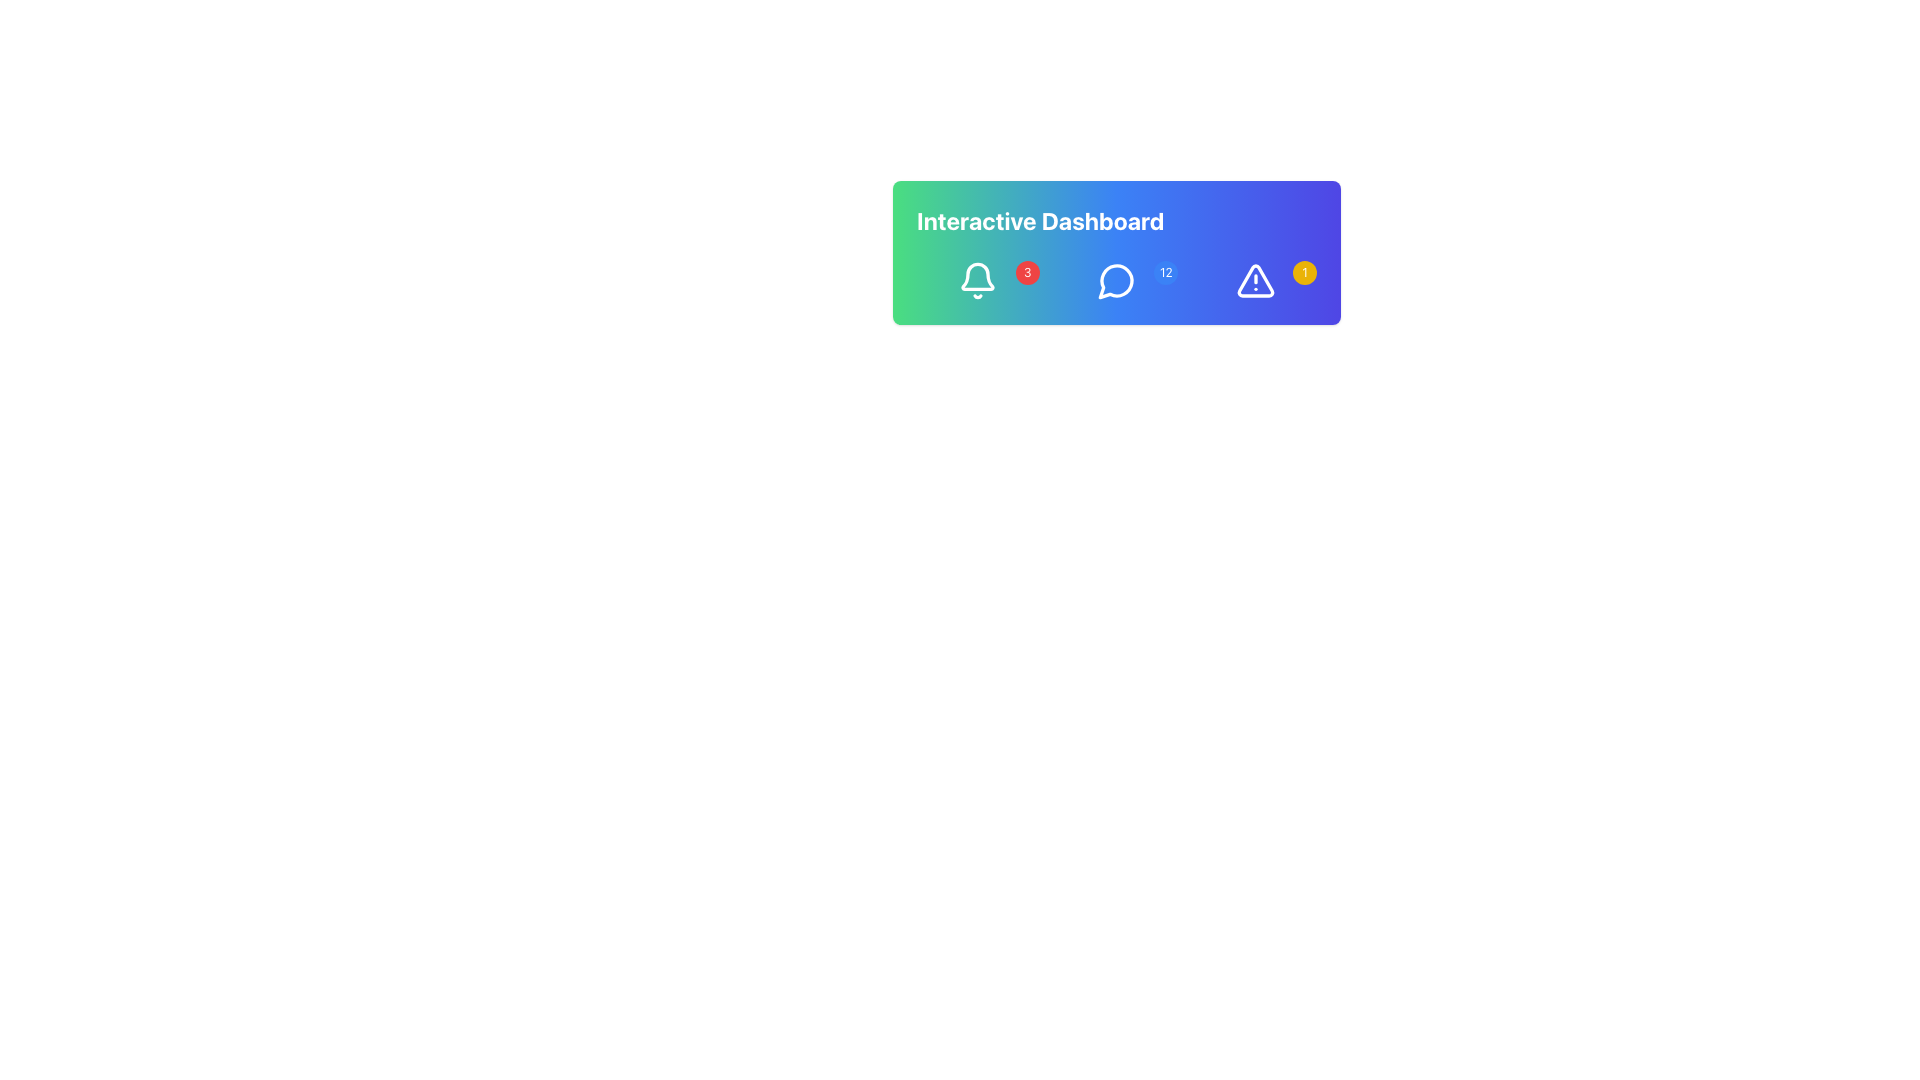  Describe the element at coordinates (1040, 220) in the screenshot. I see `the non-interactive header title text label located on the left side of the dashboard header` at that location.